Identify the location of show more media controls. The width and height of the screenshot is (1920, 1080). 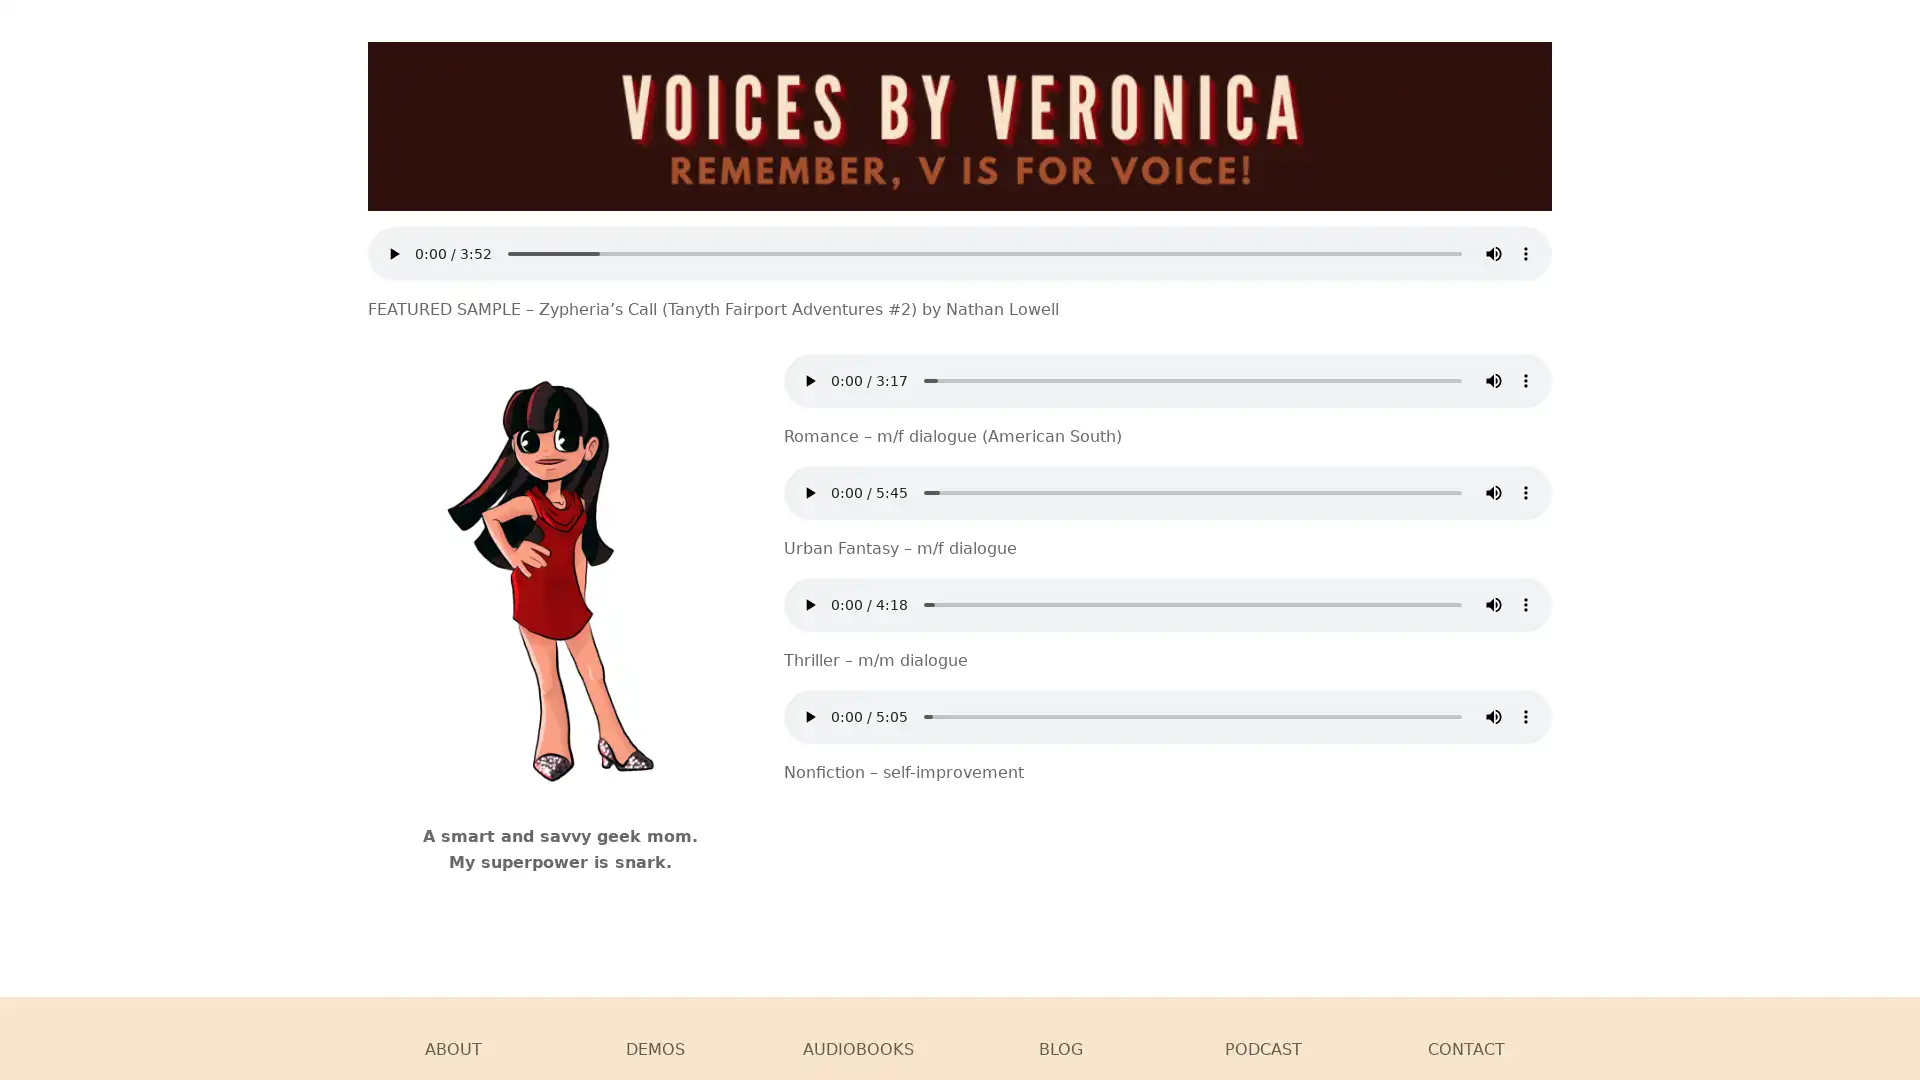
(1525, 381).